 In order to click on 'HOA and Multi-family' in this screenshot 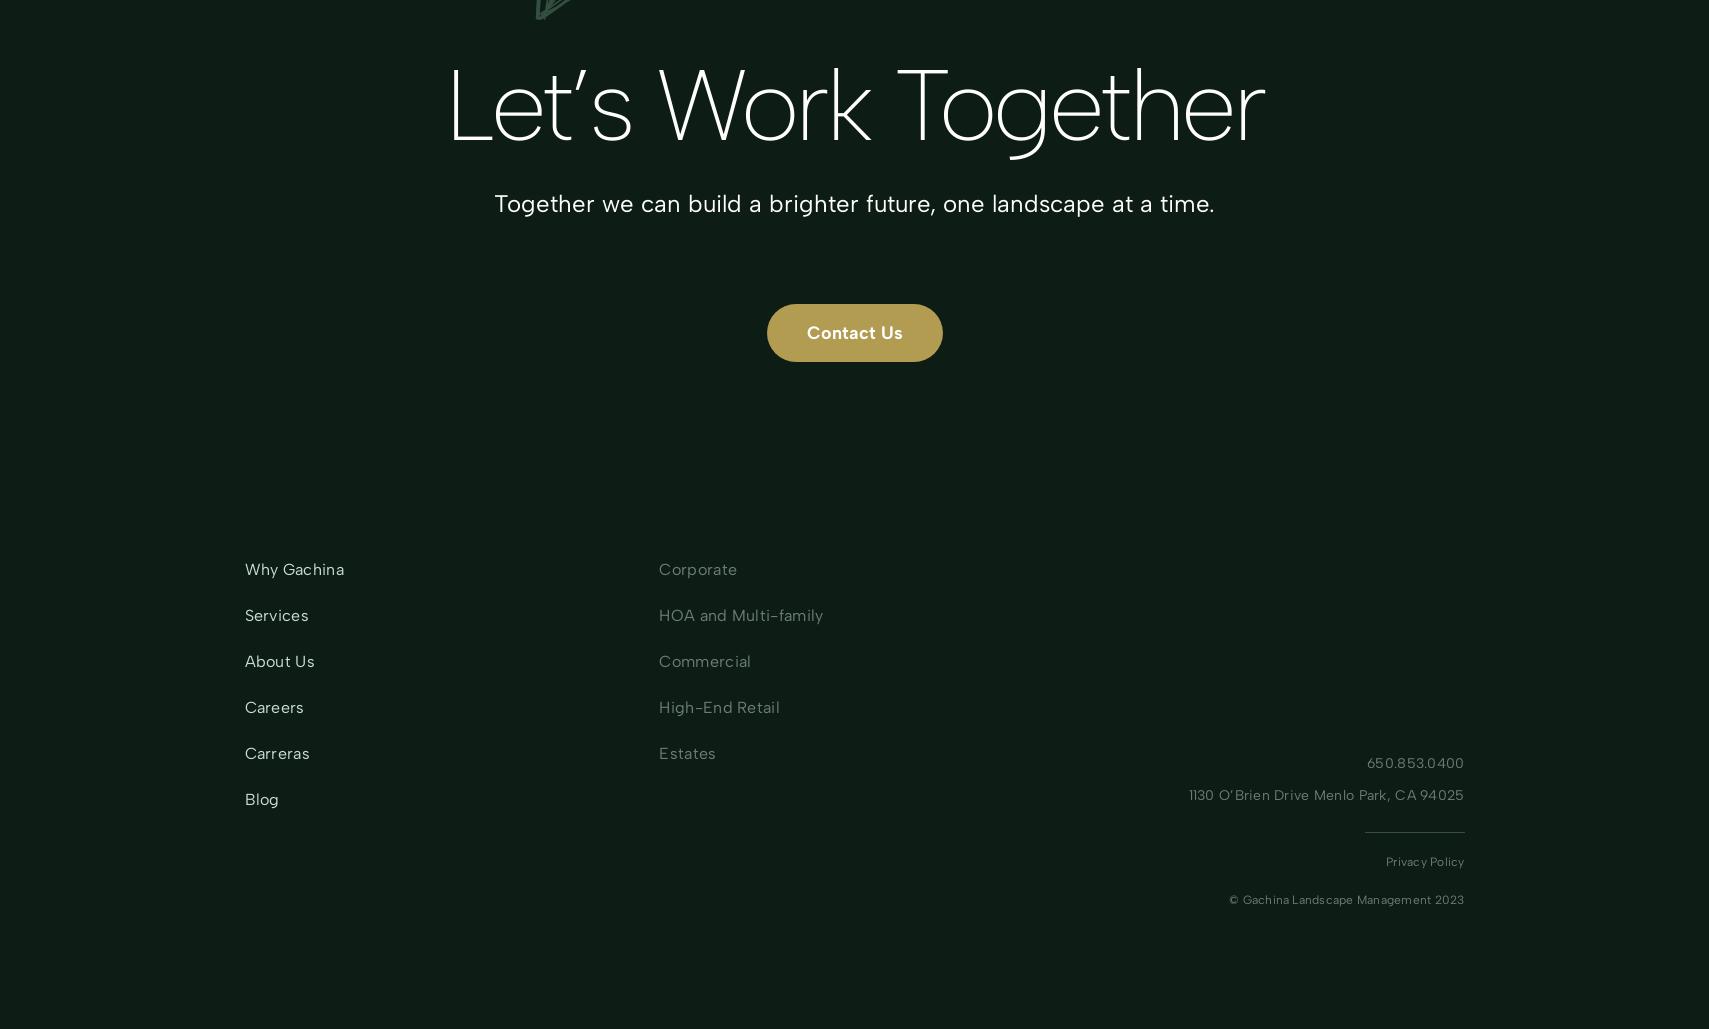, I will do `click(740, 614)`.